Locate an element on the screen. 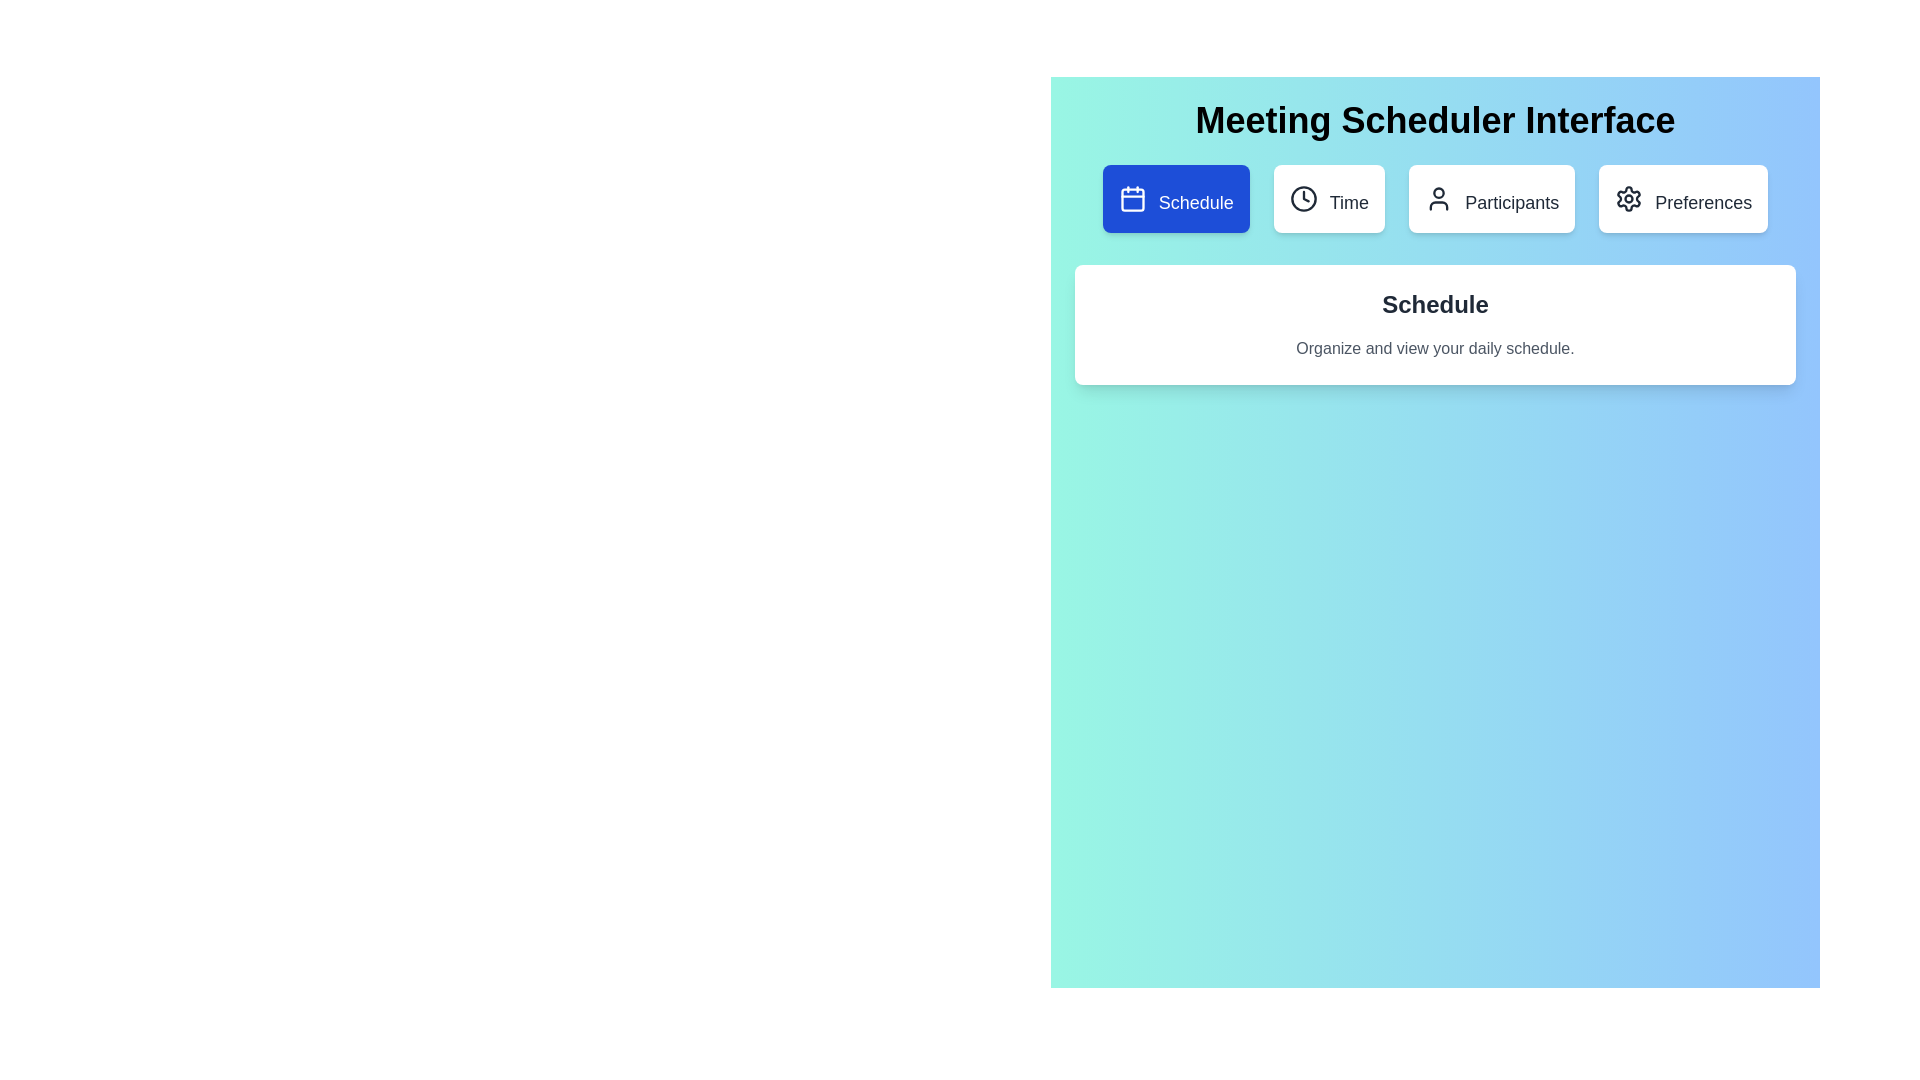 The height and width of the screenshot is (1080, 1920). the blue 'Schedule' button that contains the calendar icon, which is a rectangular shape with rounded corners is located at coordinates (1132, 200).